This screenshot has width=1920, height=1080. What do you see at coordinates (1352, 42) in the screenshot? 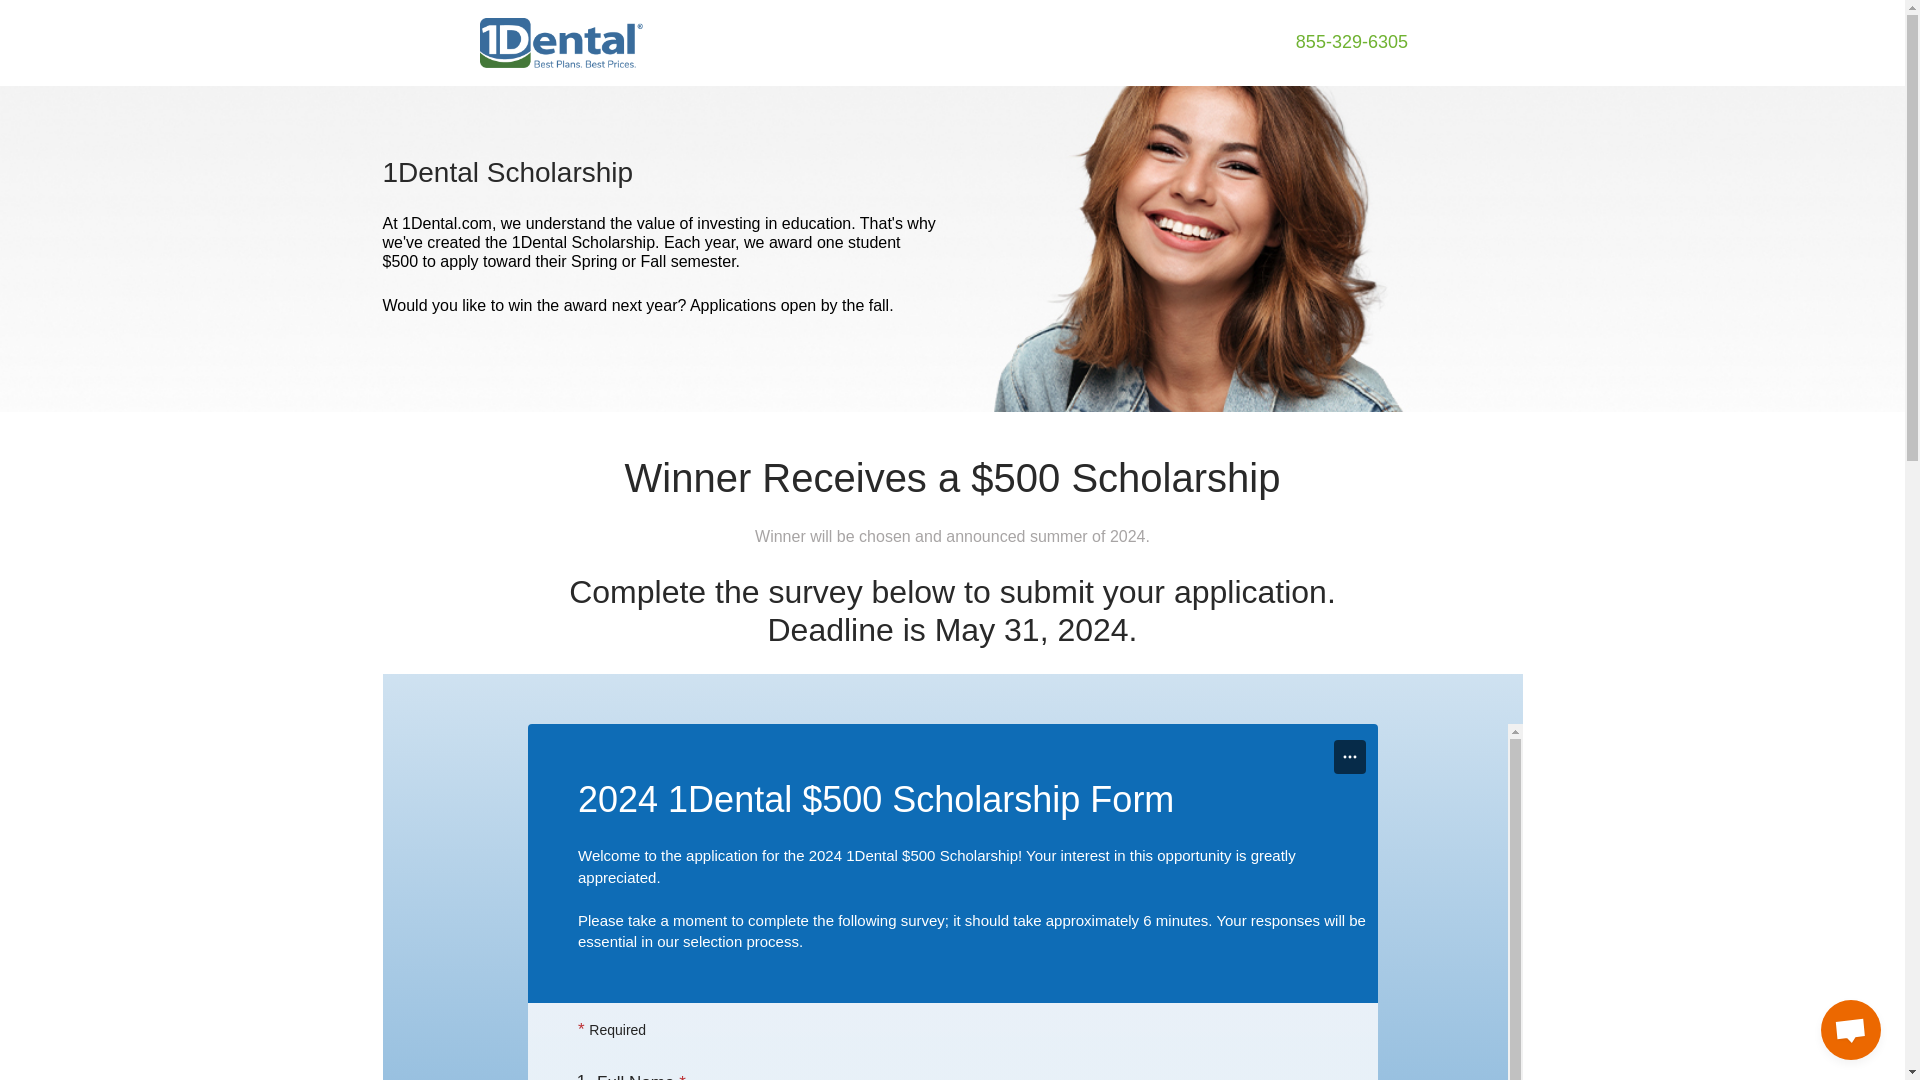
I see `' 855-329-6305 '` at bounding box center [1352, 42].